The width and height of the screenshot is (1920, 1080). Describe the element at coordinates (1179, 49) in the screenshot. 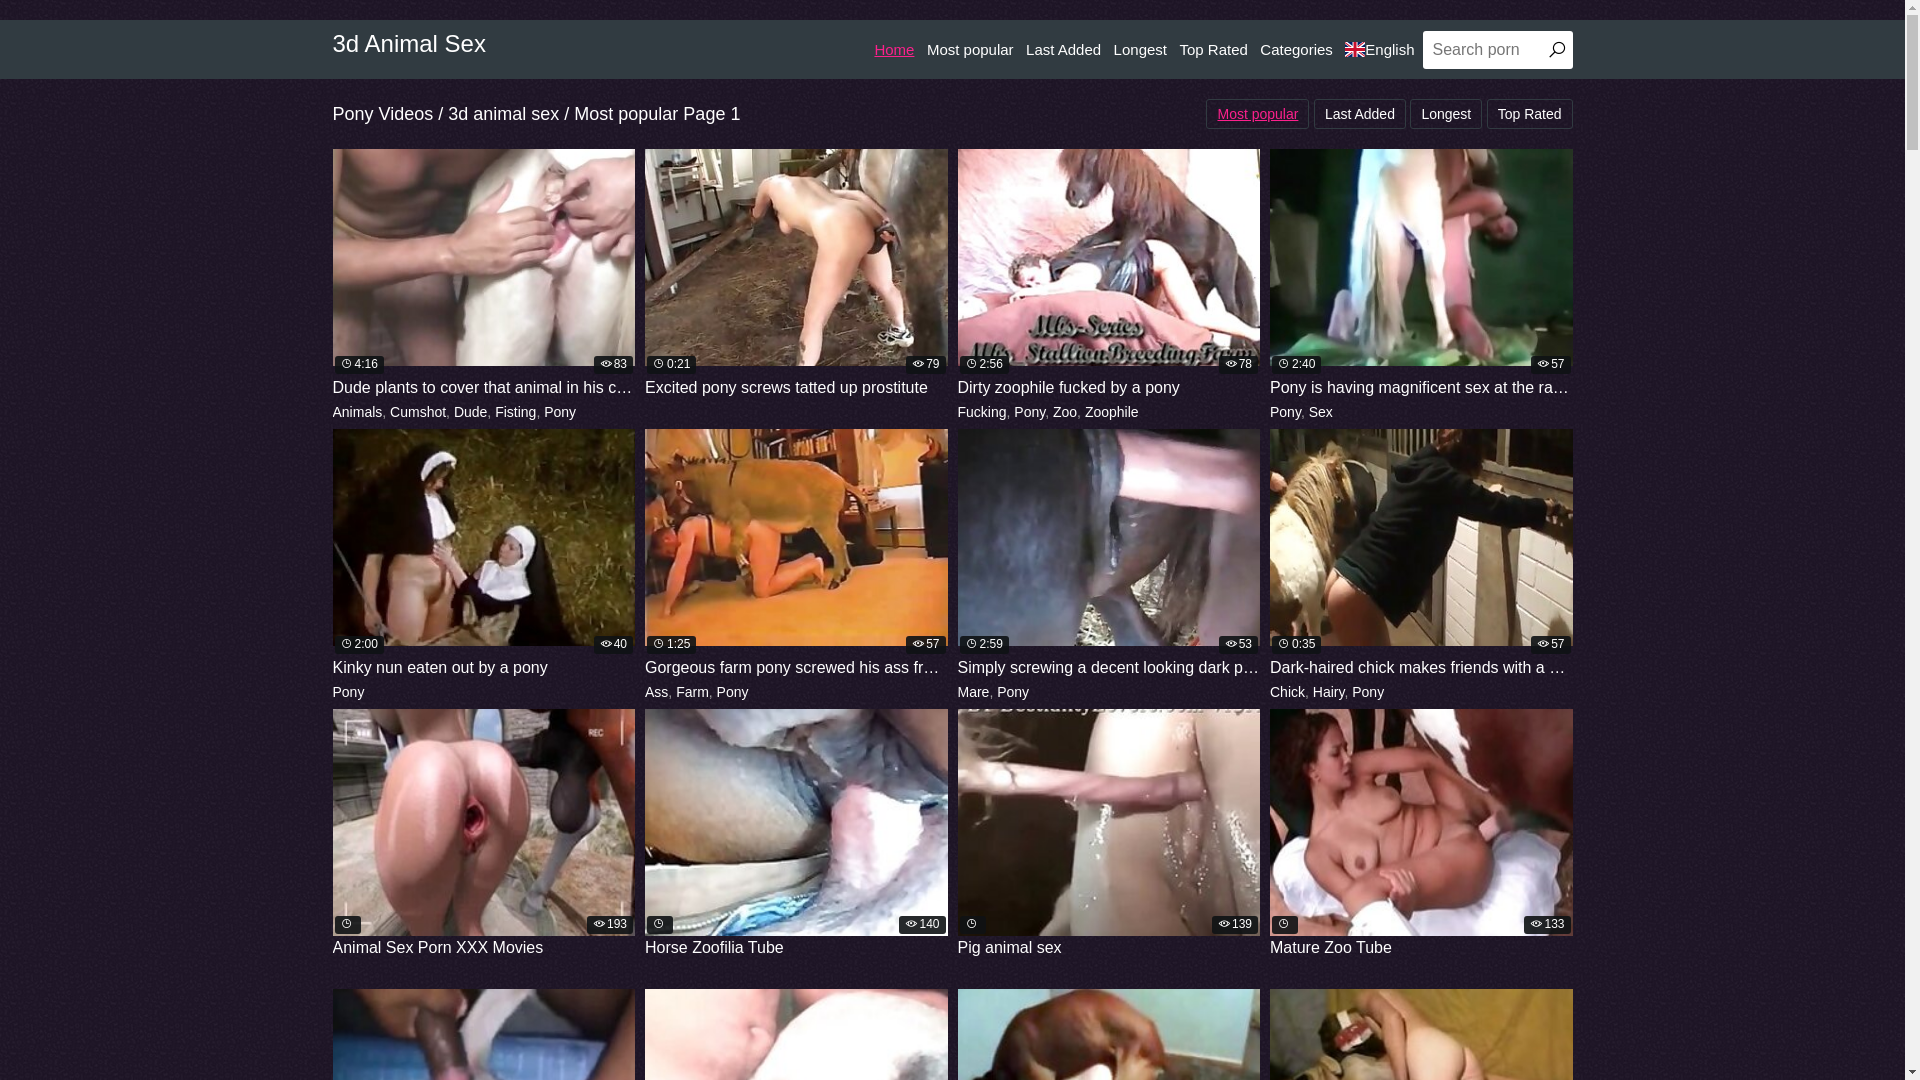

I see `'Top Rated'` at that location.